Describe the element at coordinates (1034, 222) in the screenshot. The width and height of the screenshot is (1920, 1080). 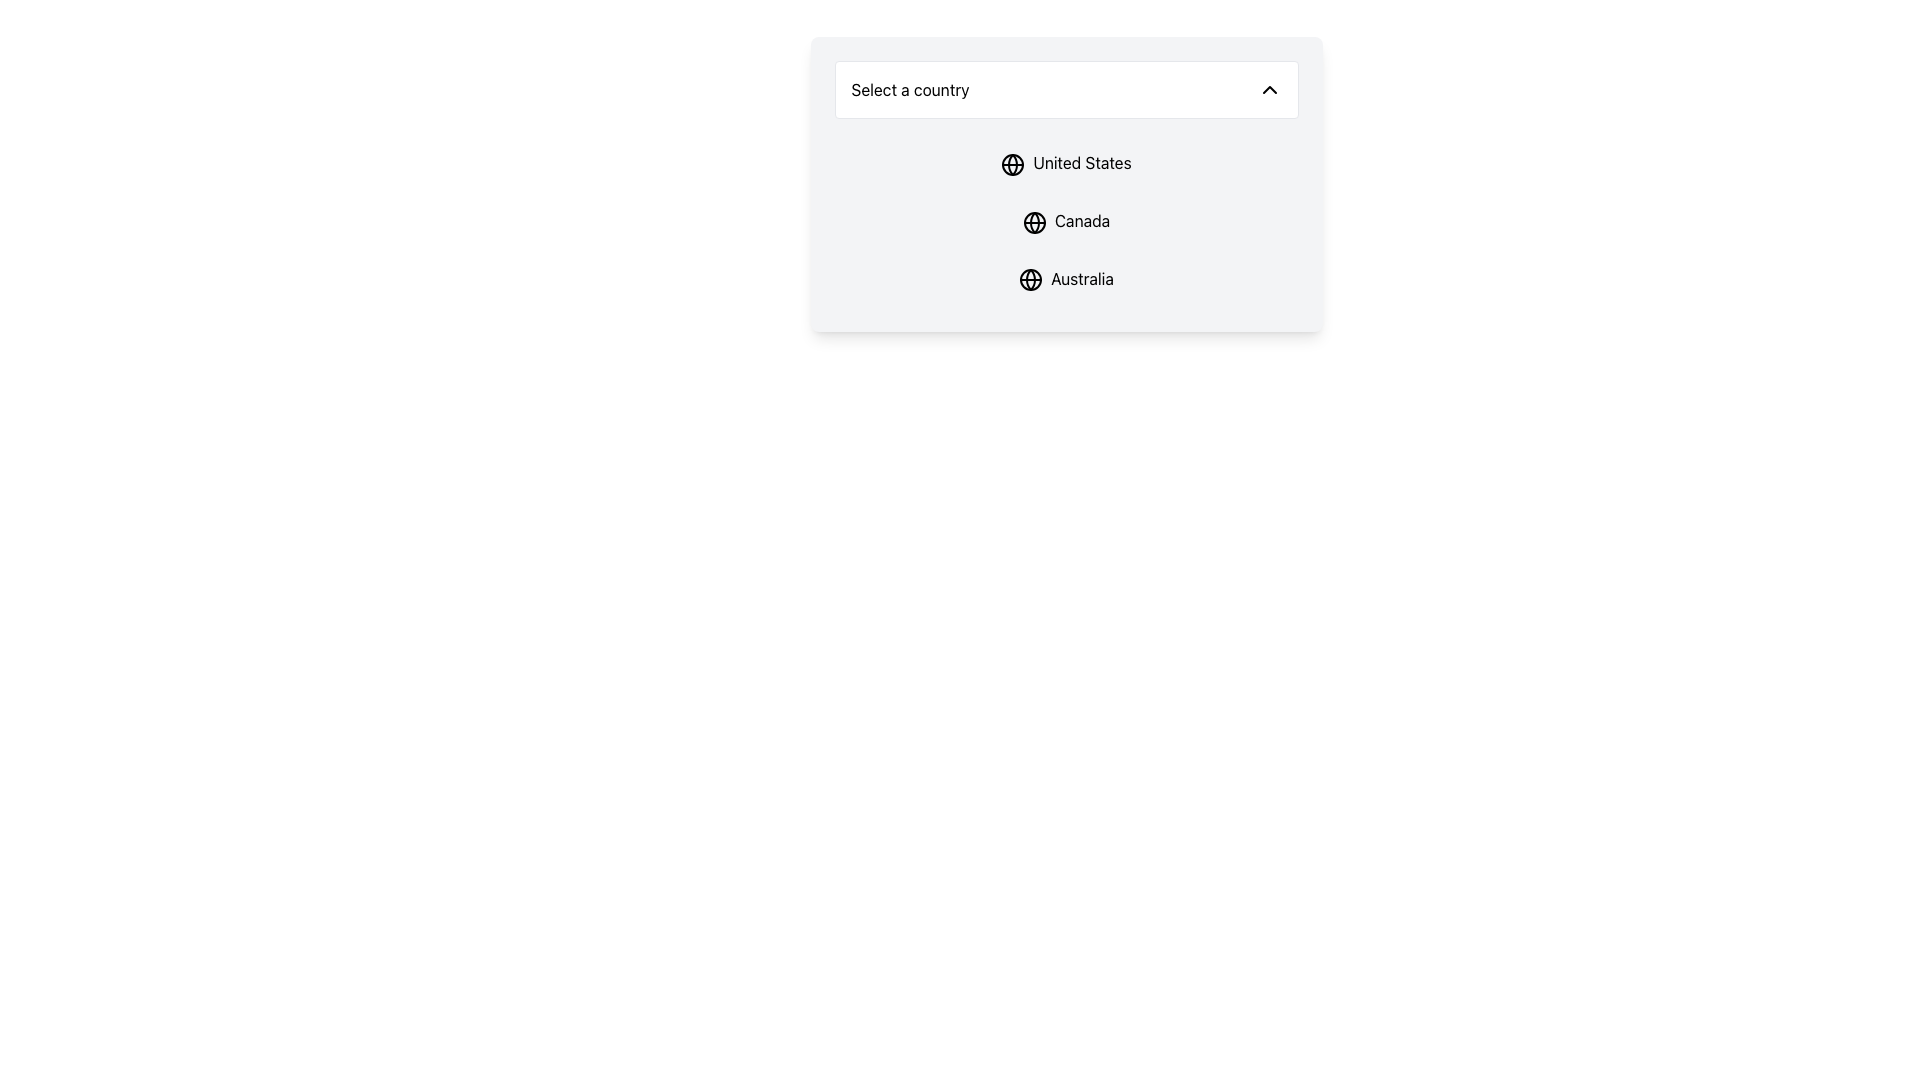
I see `the globe icon representing Canada, located to the left of the text 'Canada' in the dropdown menu` at that location.